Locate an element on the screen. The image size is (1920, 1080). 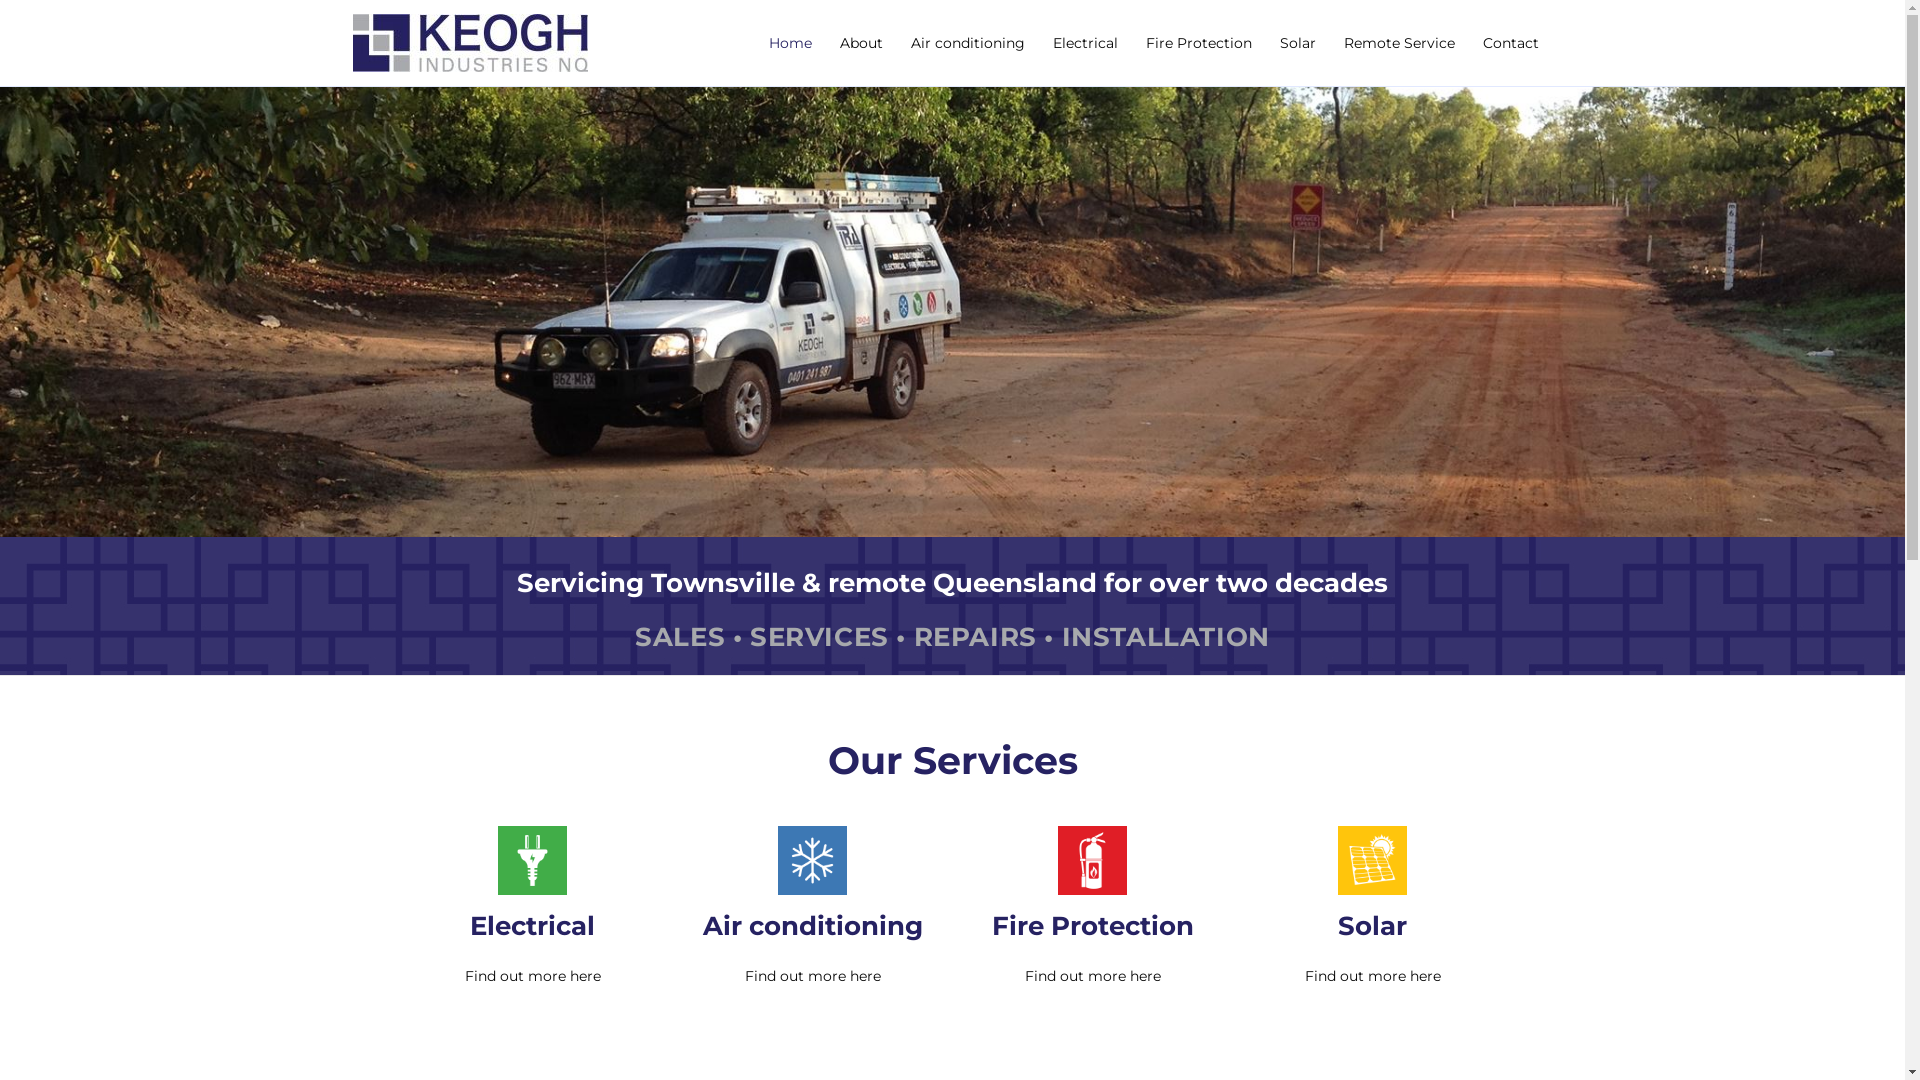
'Air conditioning' is located at coordinates (811, 925).